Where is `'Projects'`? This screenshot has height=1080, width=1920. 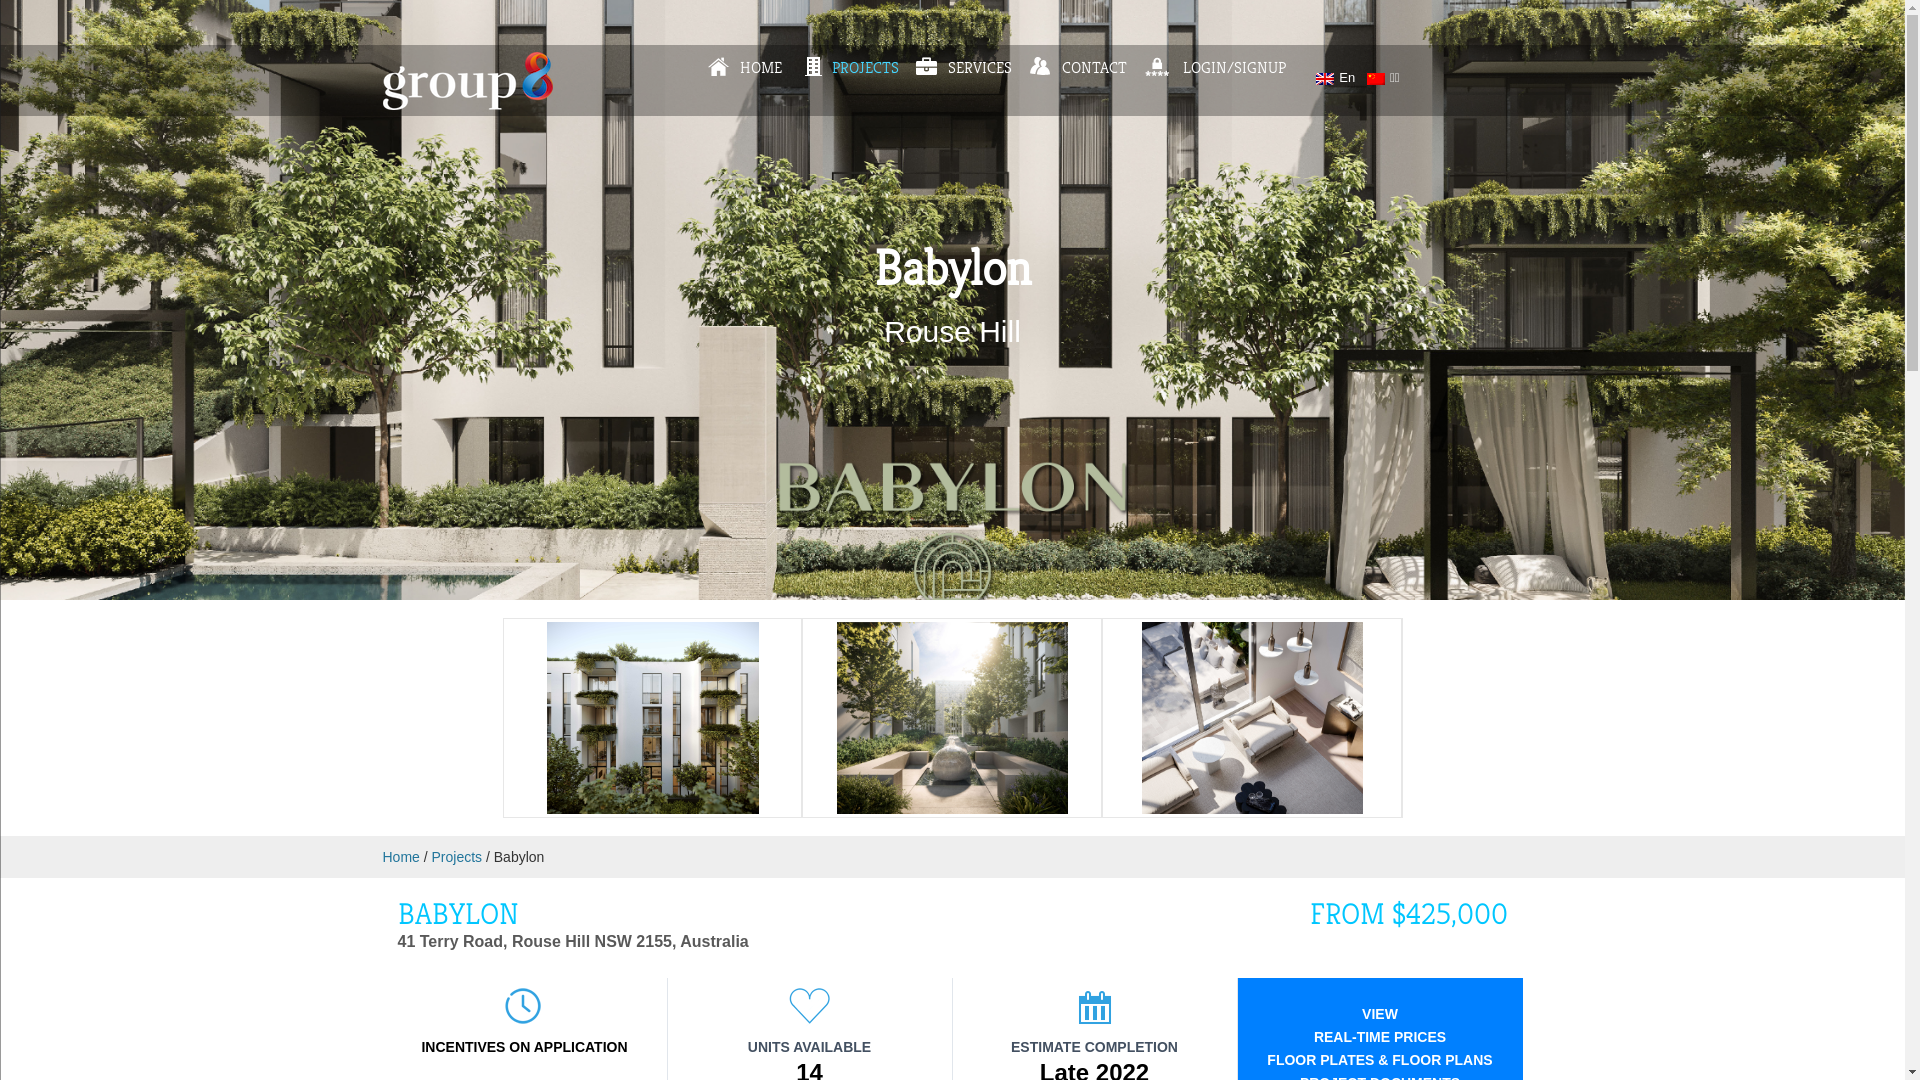
'Projects' is located at coordinates (456, 855).